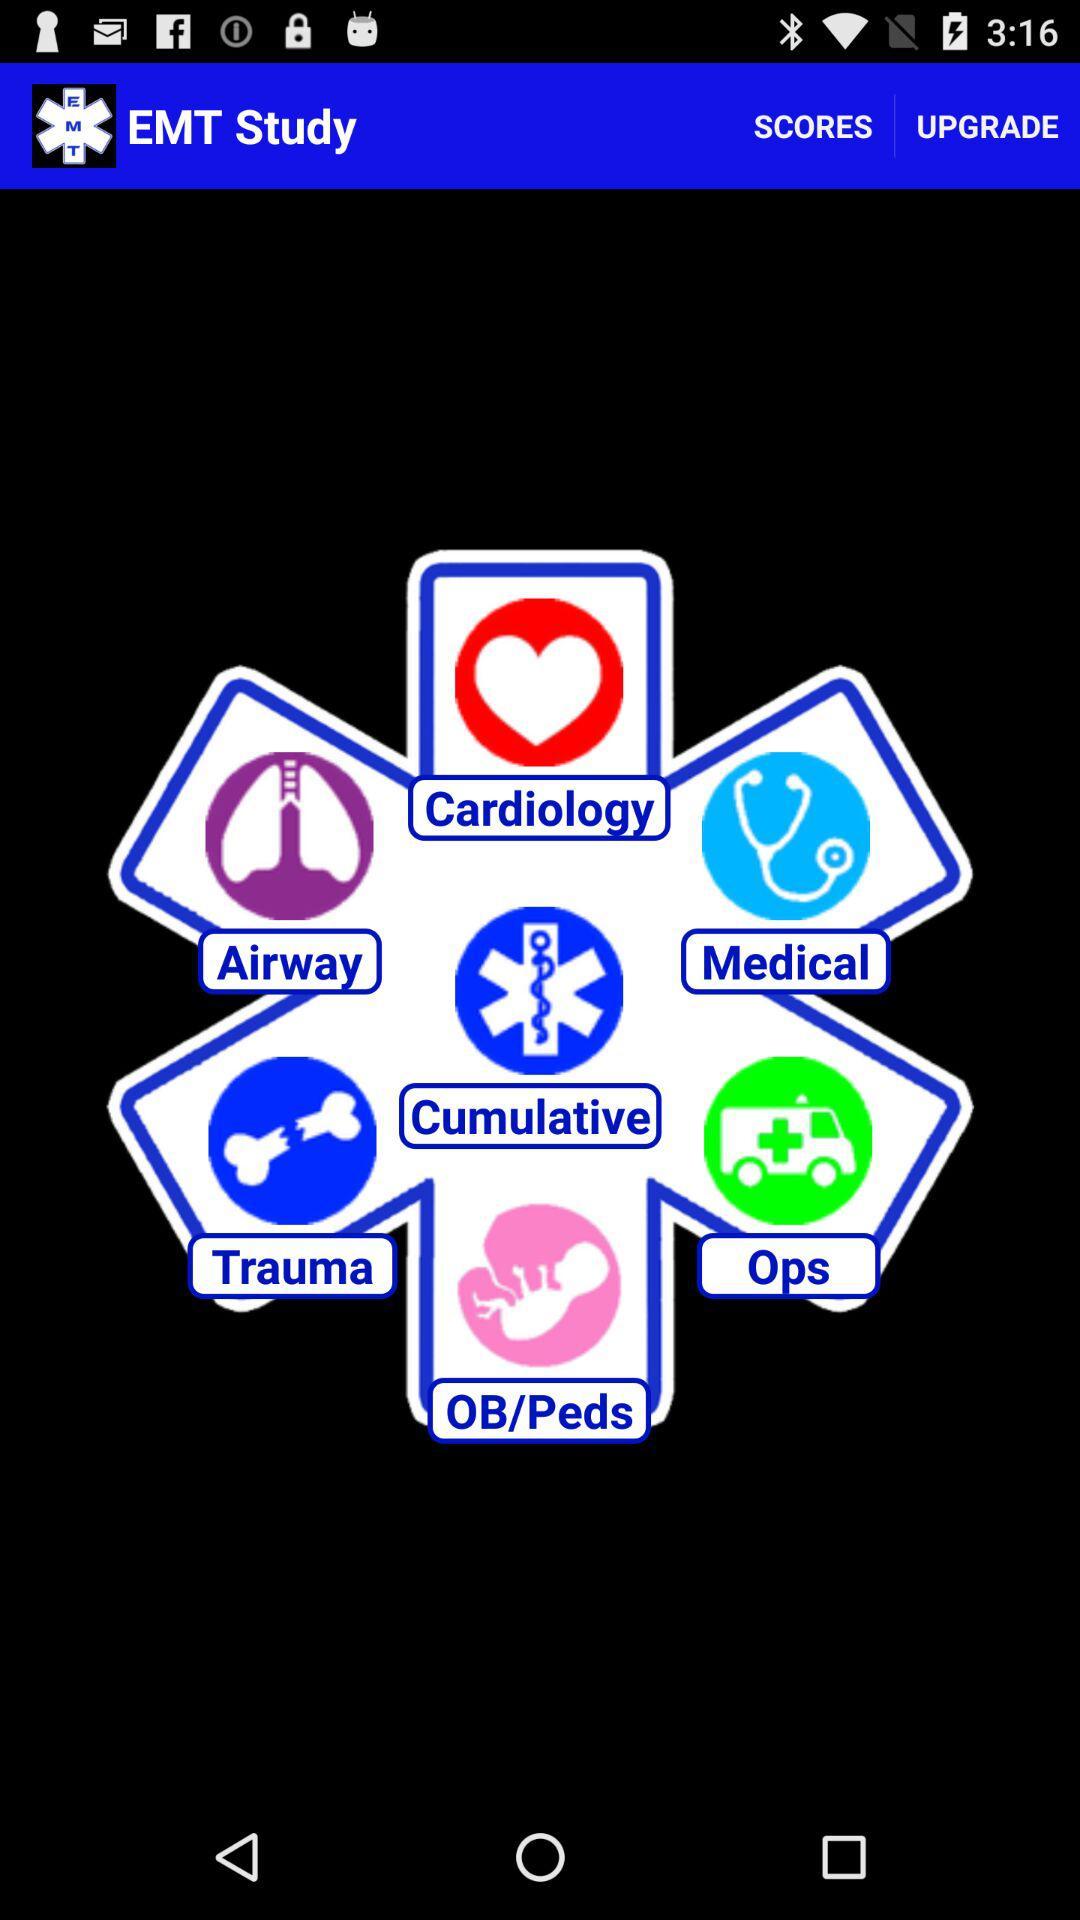 The width and height of the screenshot is (1080, 1920). Describe the element at coordinates (538, 1285) in the screenshot. I see `click the ob/peds option` at that location.